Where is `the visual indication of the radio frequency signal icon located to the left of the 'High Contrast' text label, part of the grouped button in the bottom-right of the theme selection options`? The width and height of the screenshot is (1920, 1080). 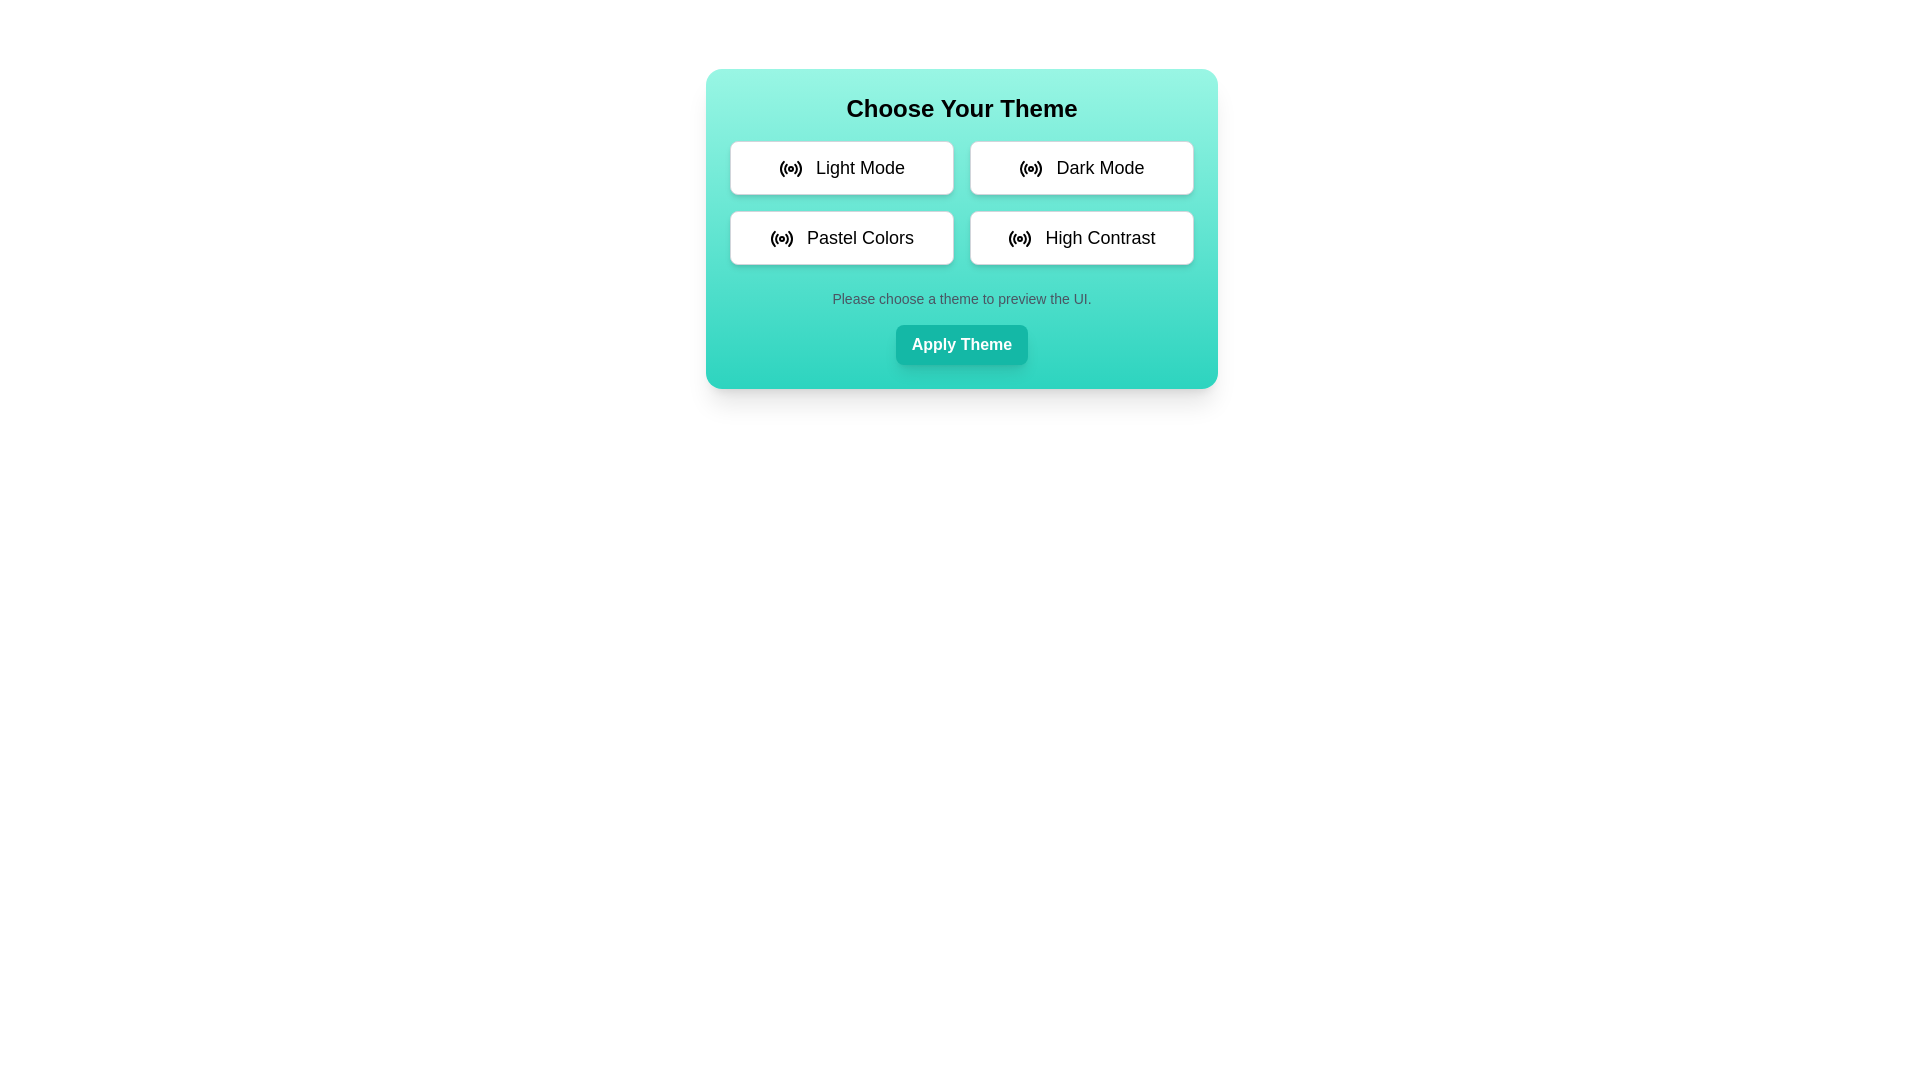
the visual indication of the radio frequency signal icon located to the left of the 'High Contrast' text label, part of the grouped button in the bottom-right of the theme selection options is located at coordinates (1020, 238).